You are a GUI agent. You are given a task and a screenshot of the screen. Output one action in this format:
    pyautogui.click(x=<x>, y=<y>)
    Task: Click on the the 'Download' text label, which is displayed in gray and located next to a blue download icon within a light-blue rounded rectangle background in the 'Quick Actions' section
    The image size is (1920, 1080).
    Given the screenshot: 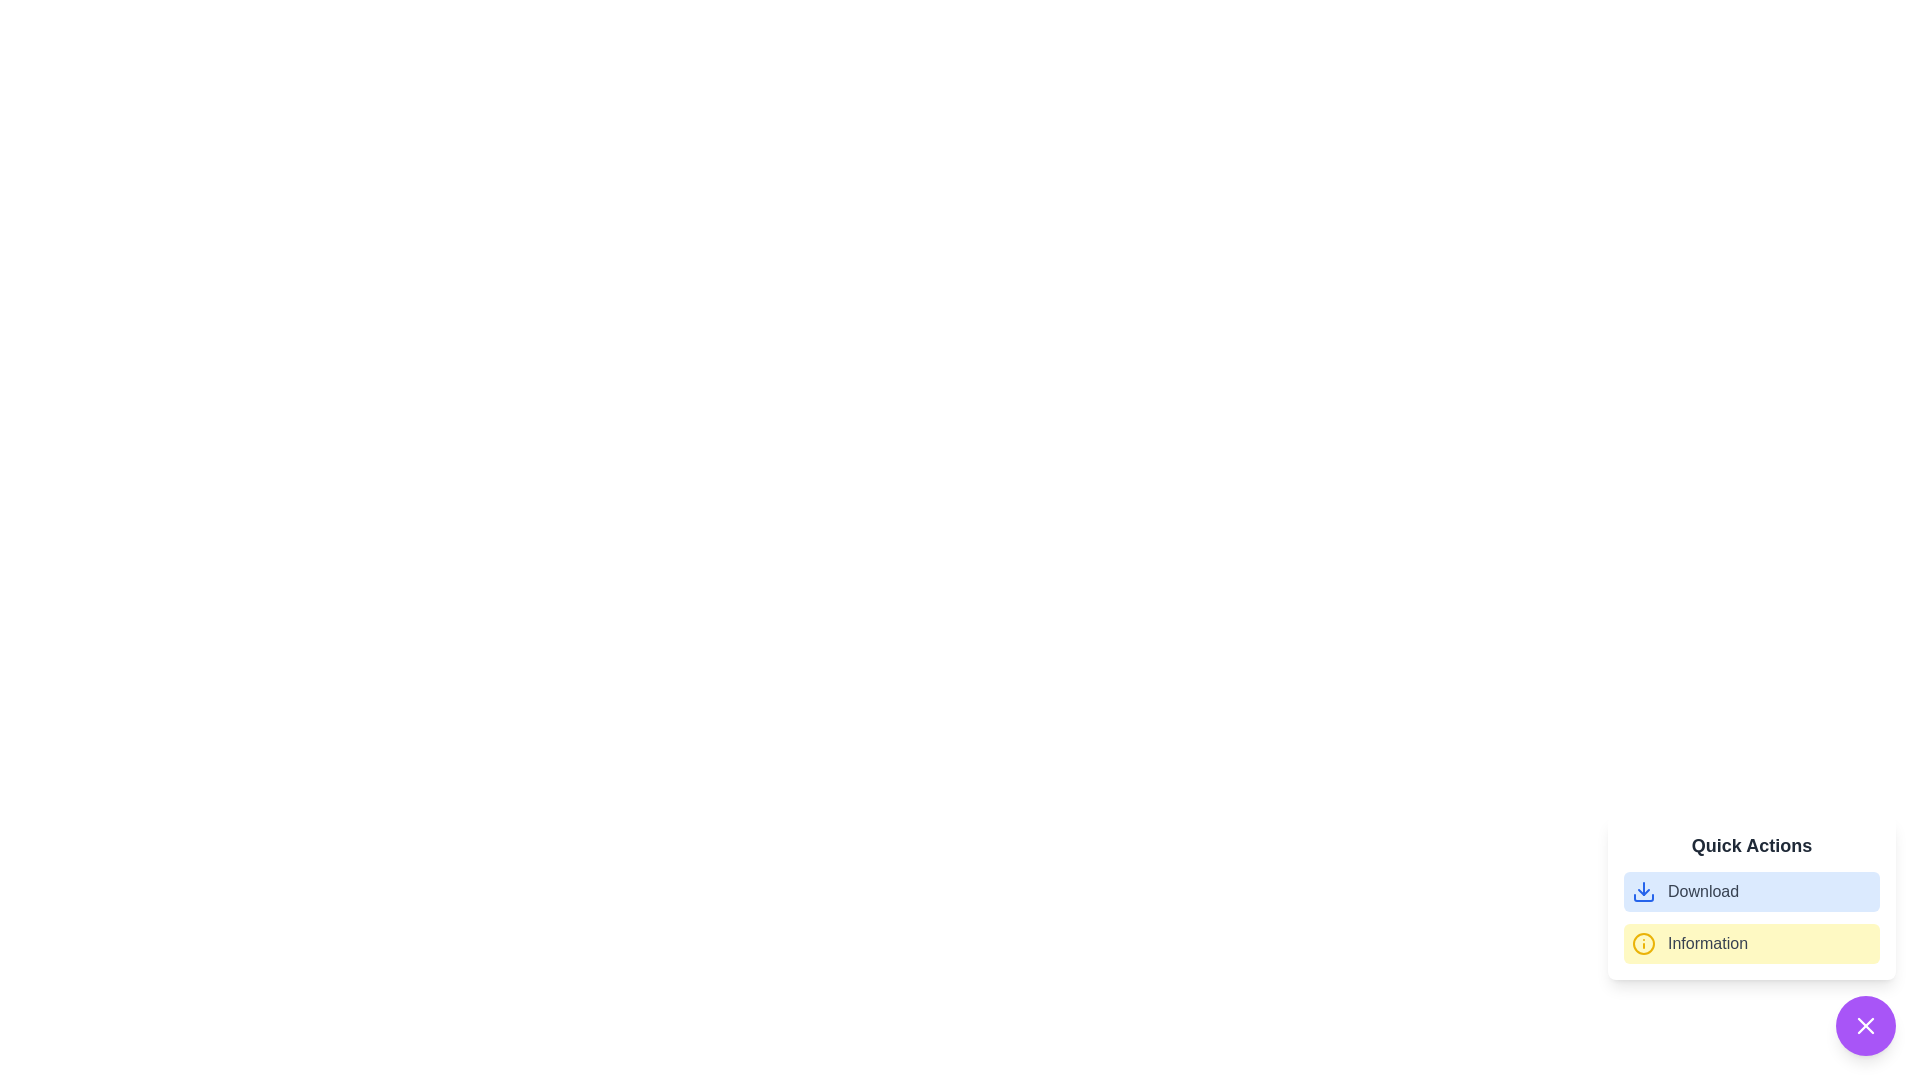 What is the action you would take?
    pyautogui.click(x=1702, y=890)
    